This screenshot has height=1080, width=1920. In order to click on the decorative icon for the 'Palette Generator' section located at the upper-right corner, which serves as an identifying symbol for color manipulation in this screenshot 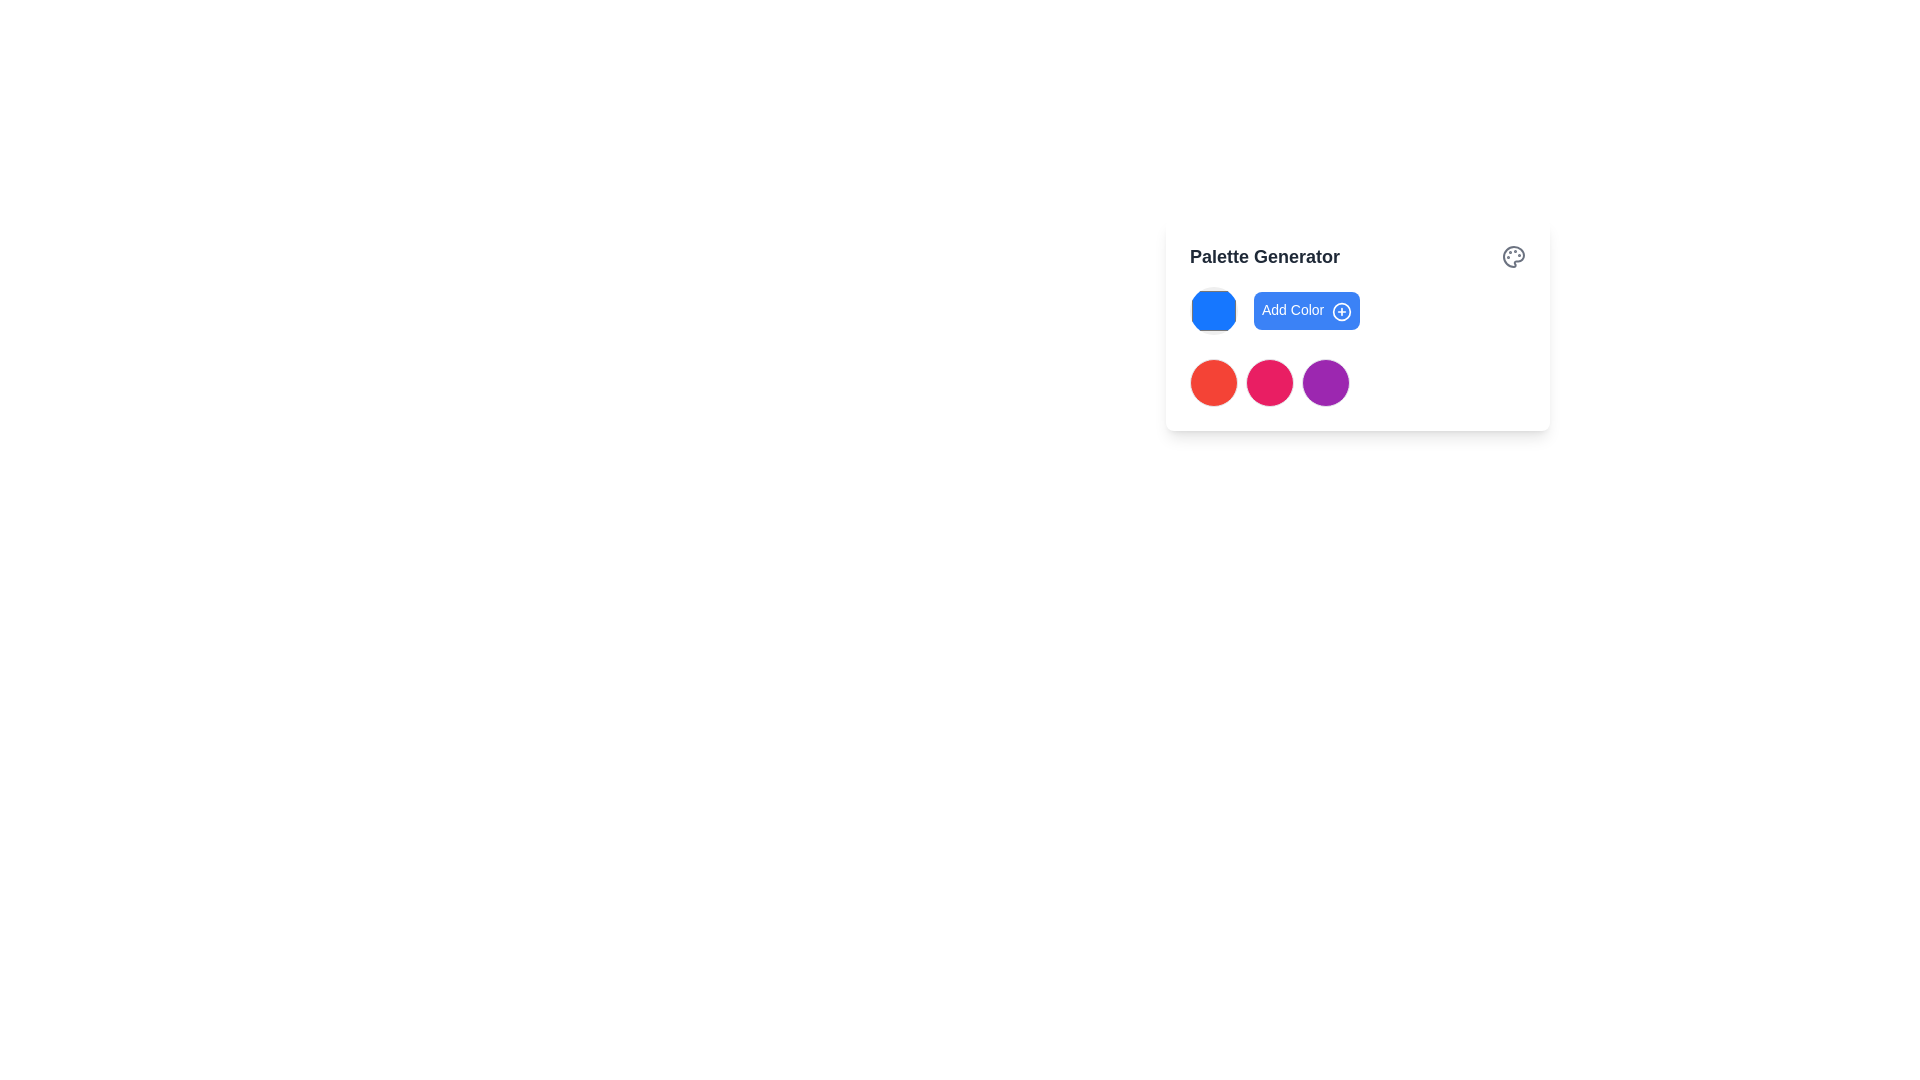, I will do `click(1513, 256)`.